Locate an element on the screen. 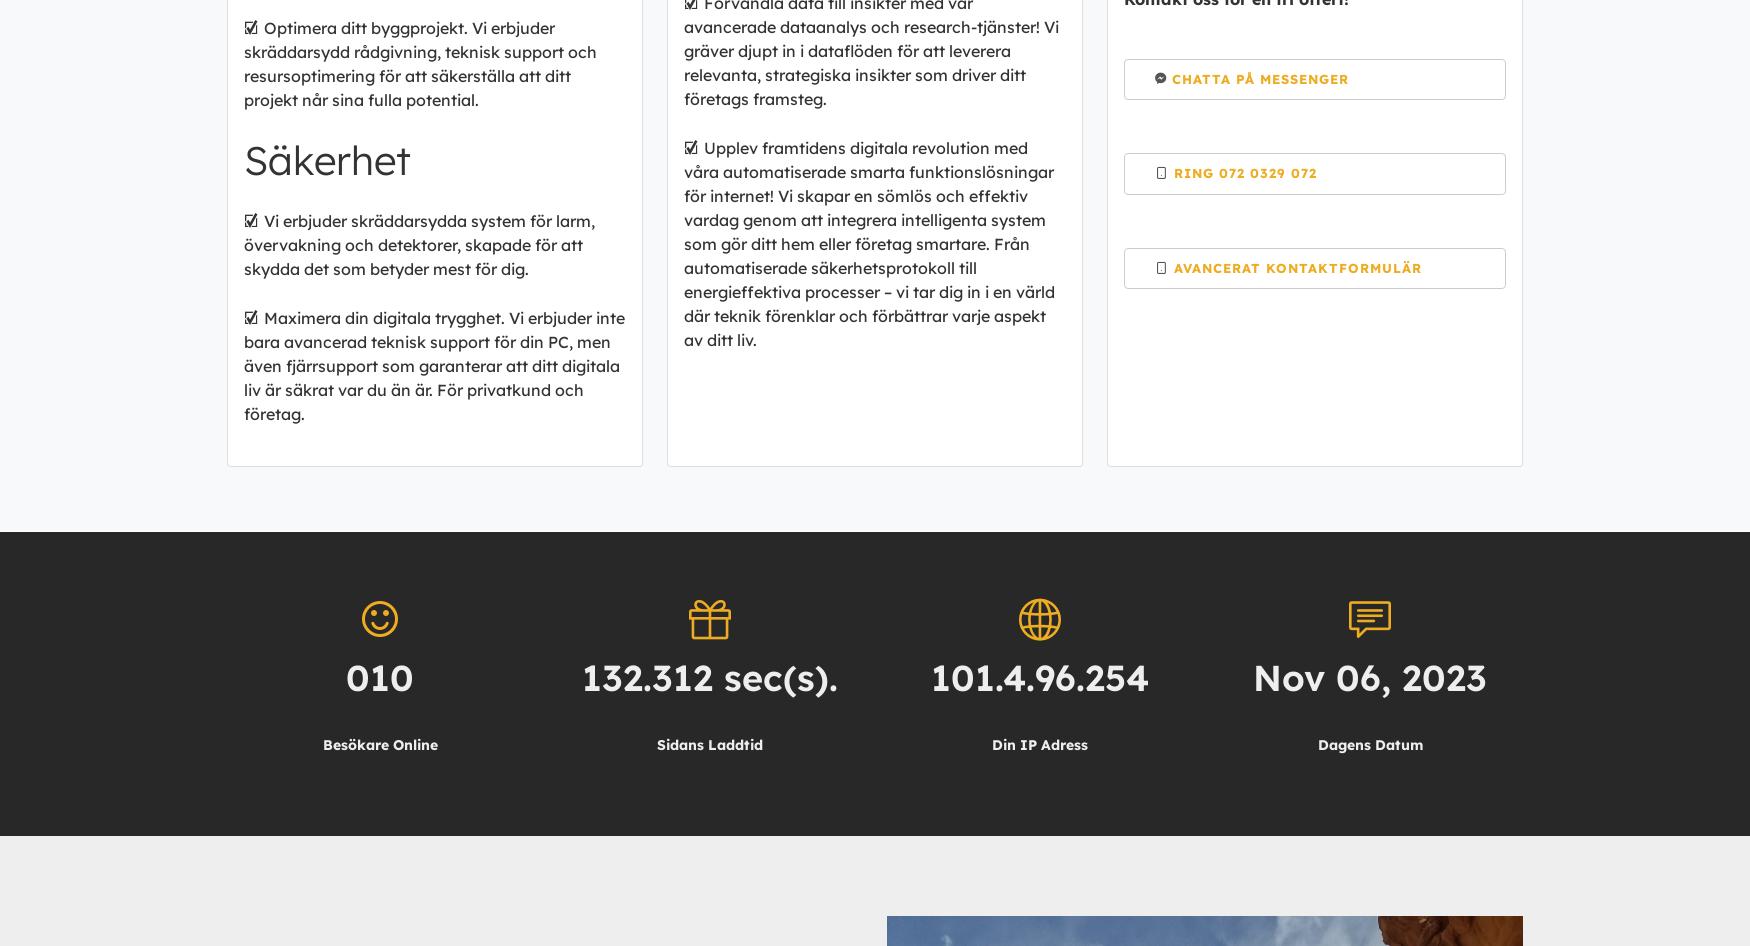 This screenshot has width=1750, height=946. 'Din IP Adress' is located at coordinates (1039, 743).